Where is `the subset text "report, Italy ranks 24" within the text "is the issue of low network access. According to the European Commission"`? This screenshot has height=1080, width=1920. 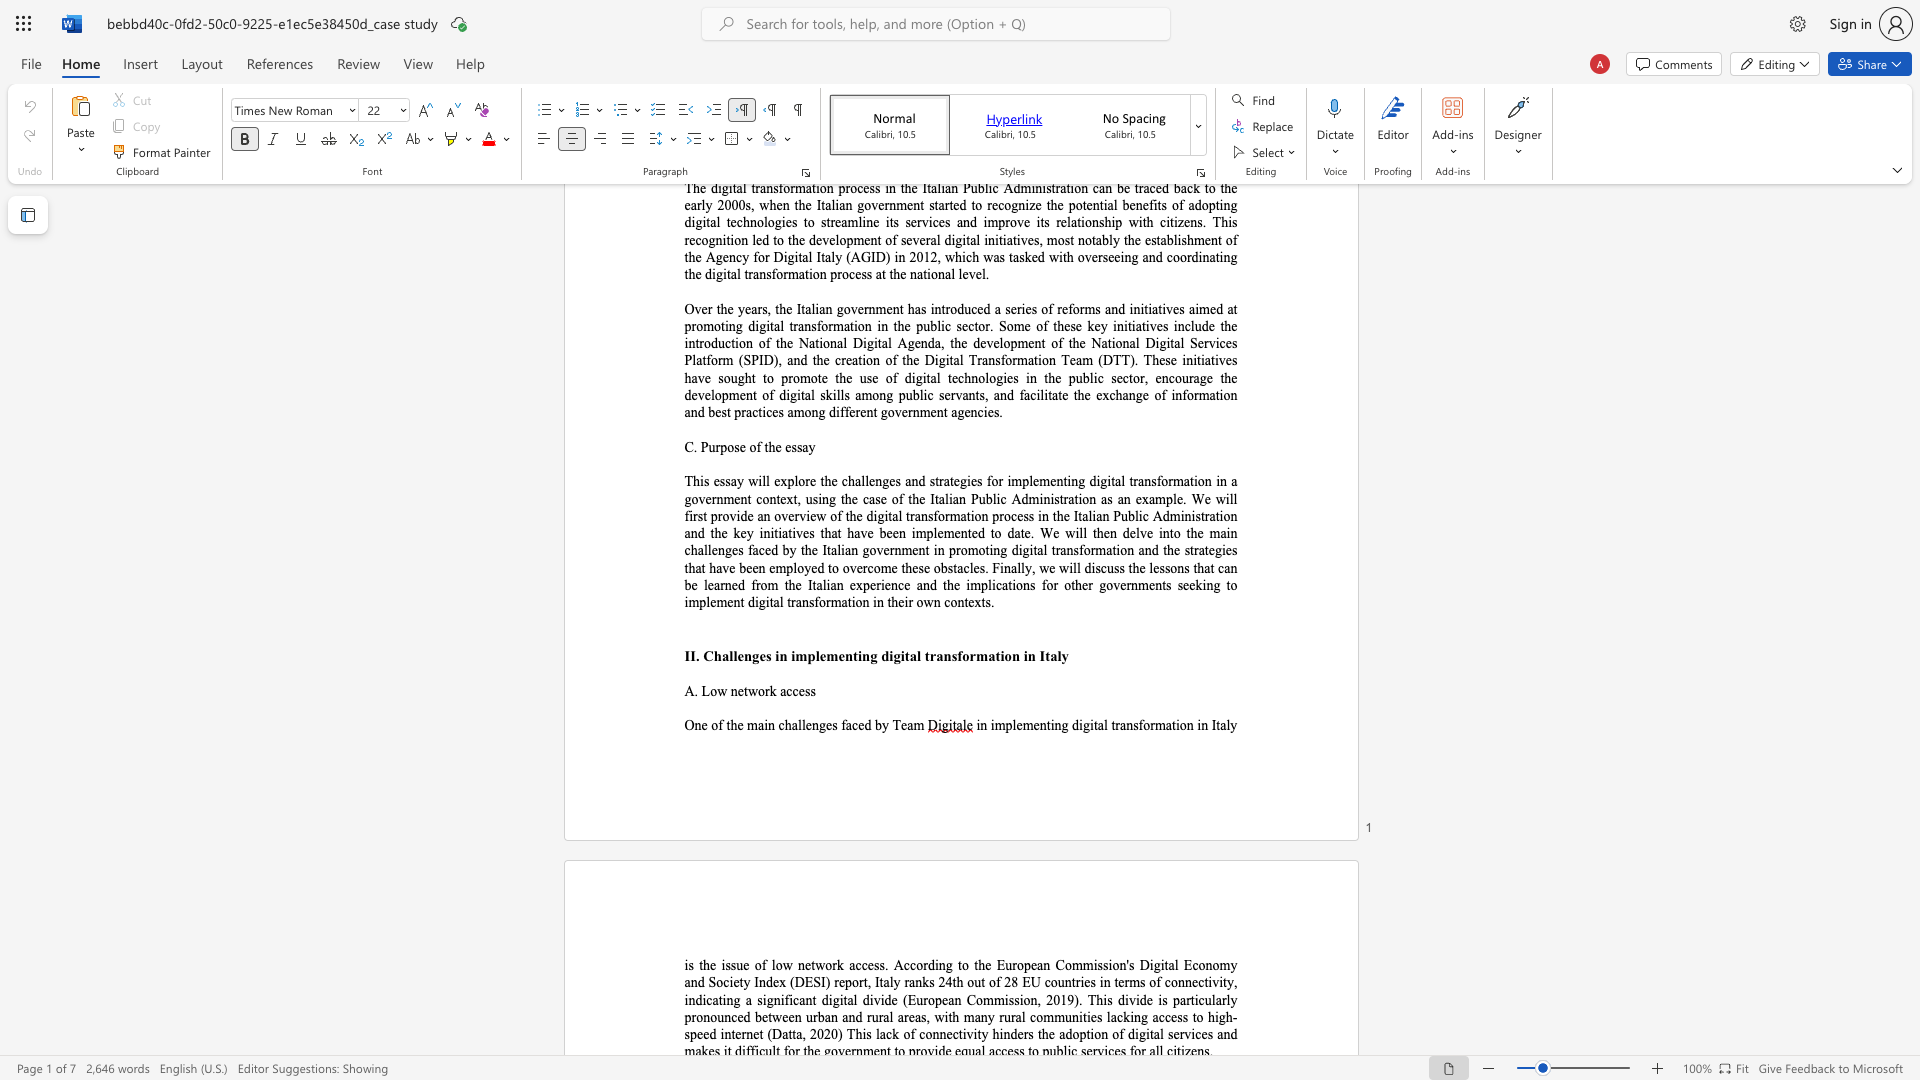 the subset text "report, Italy ranks 24" within the text "is the issue of low network access. According to the European Commission" is located at coordinates (834, 981).